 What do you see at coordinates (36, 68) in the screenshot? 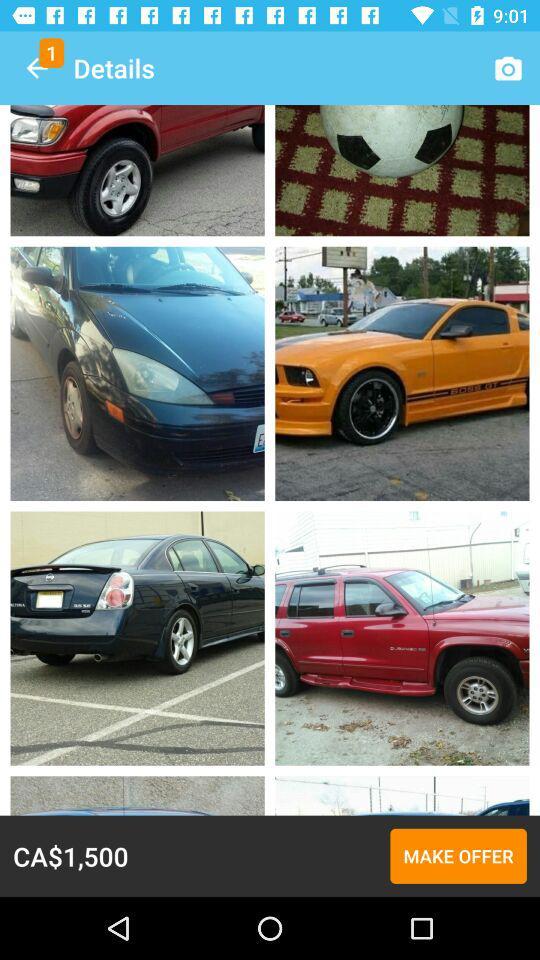
I see `the icon to the left of the details icon` at bounding box center [36, 68].